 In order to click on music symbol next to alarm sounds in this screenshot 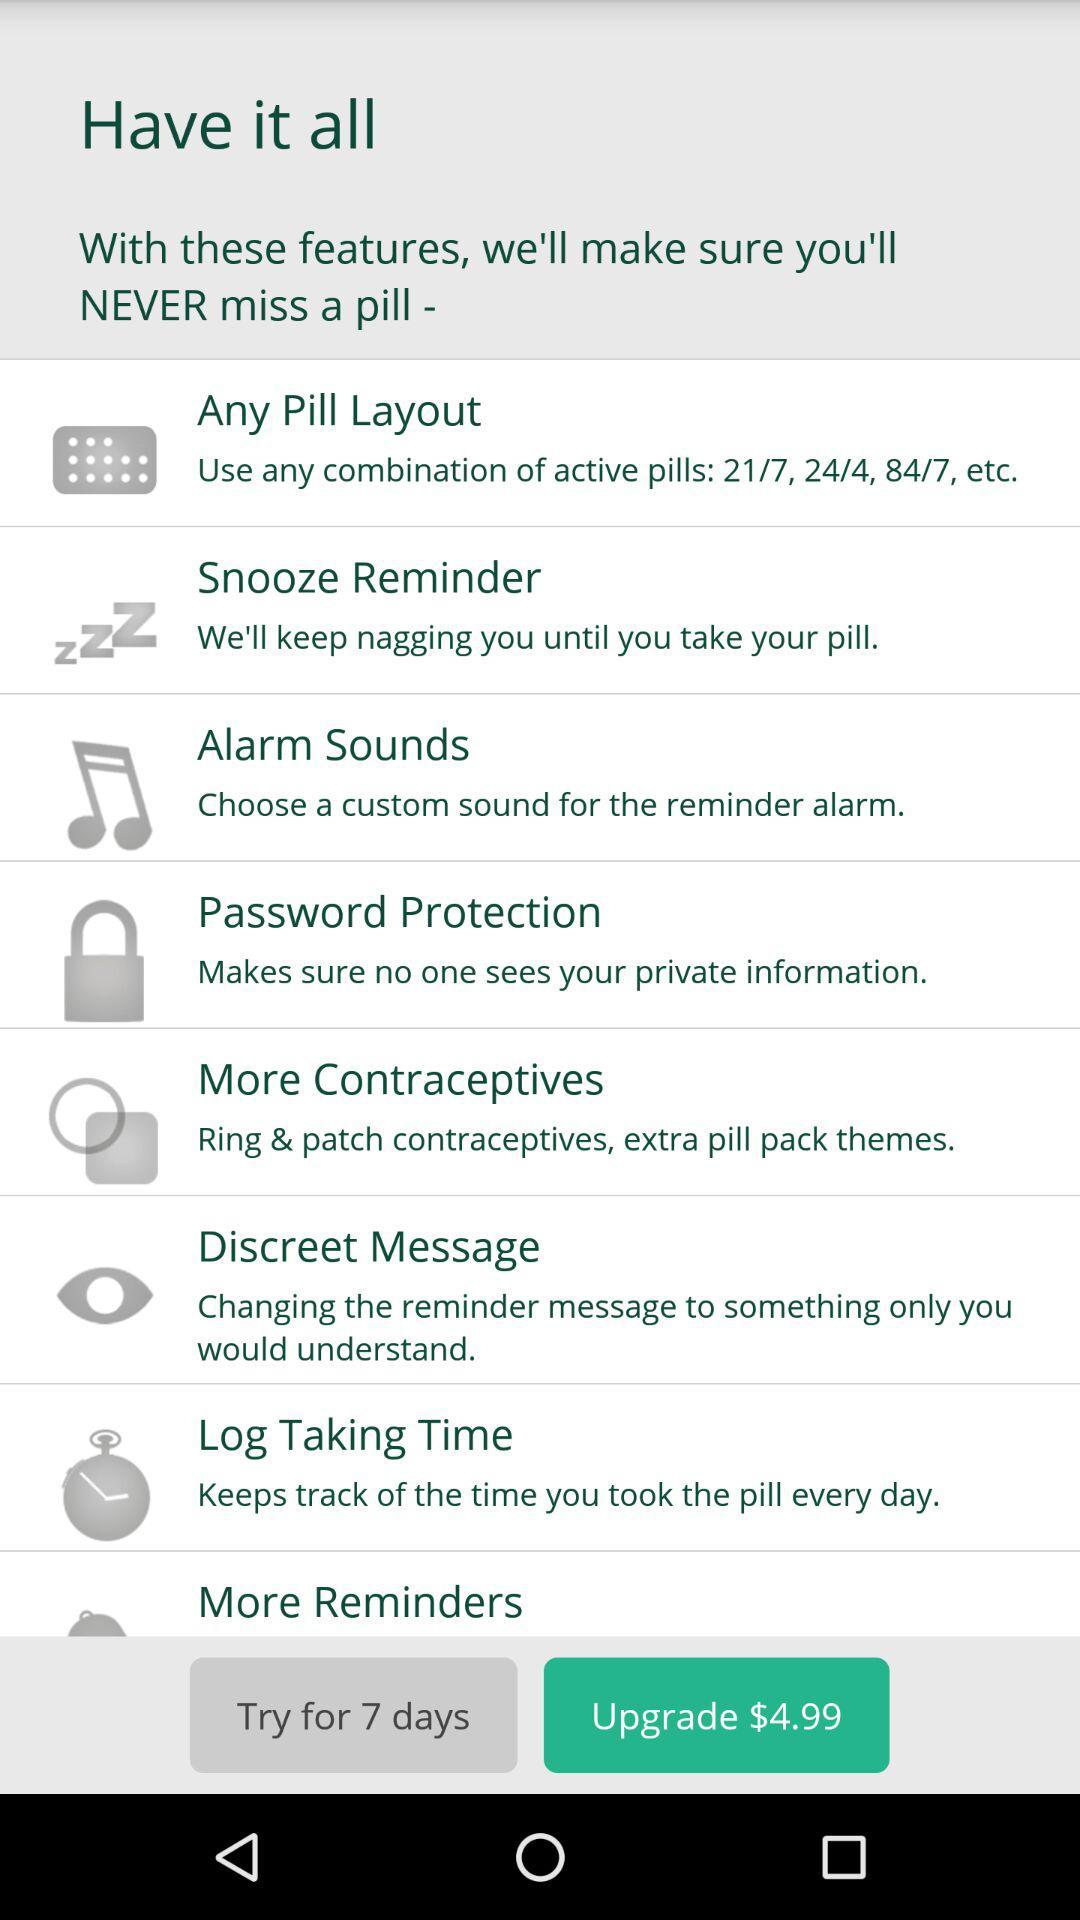, I will do `click(105, 793)`.